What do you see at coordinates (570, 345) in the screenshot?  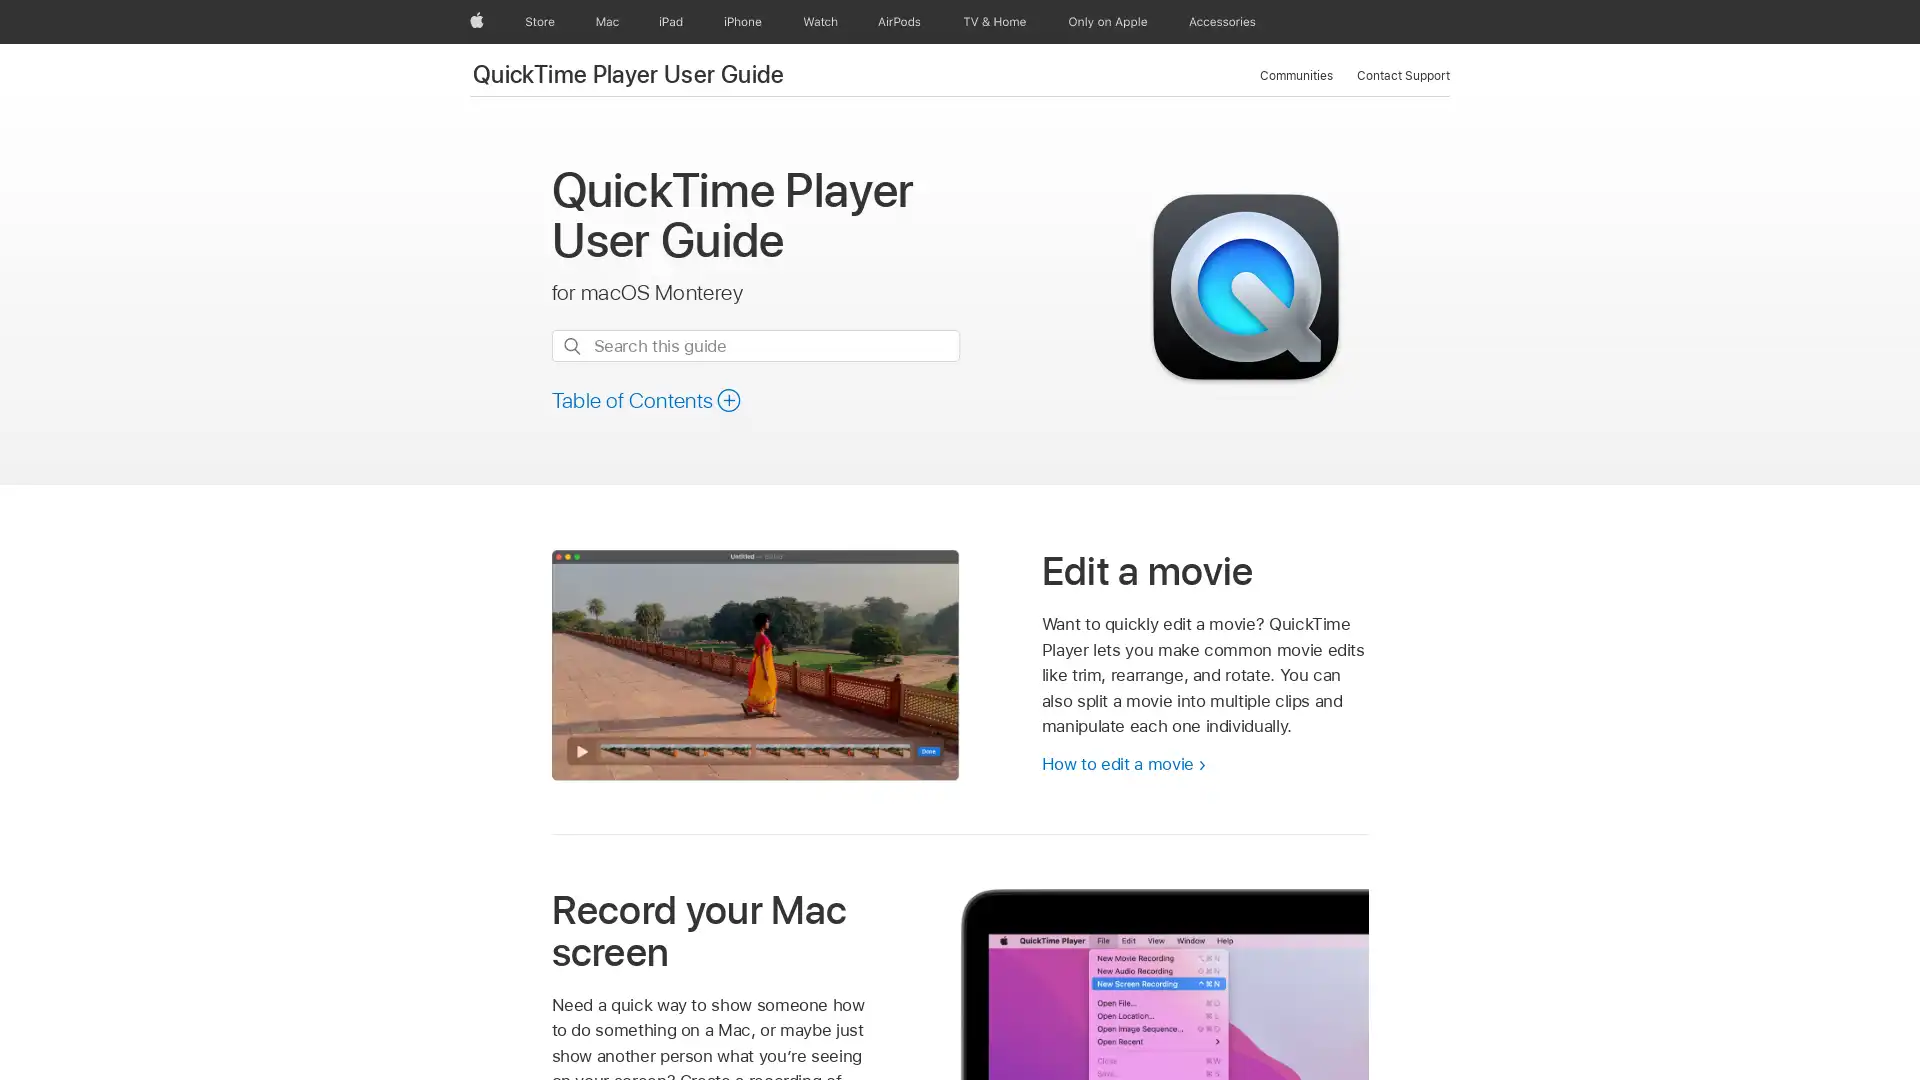 I see `Submit Search` at bounding box center [570, 345].